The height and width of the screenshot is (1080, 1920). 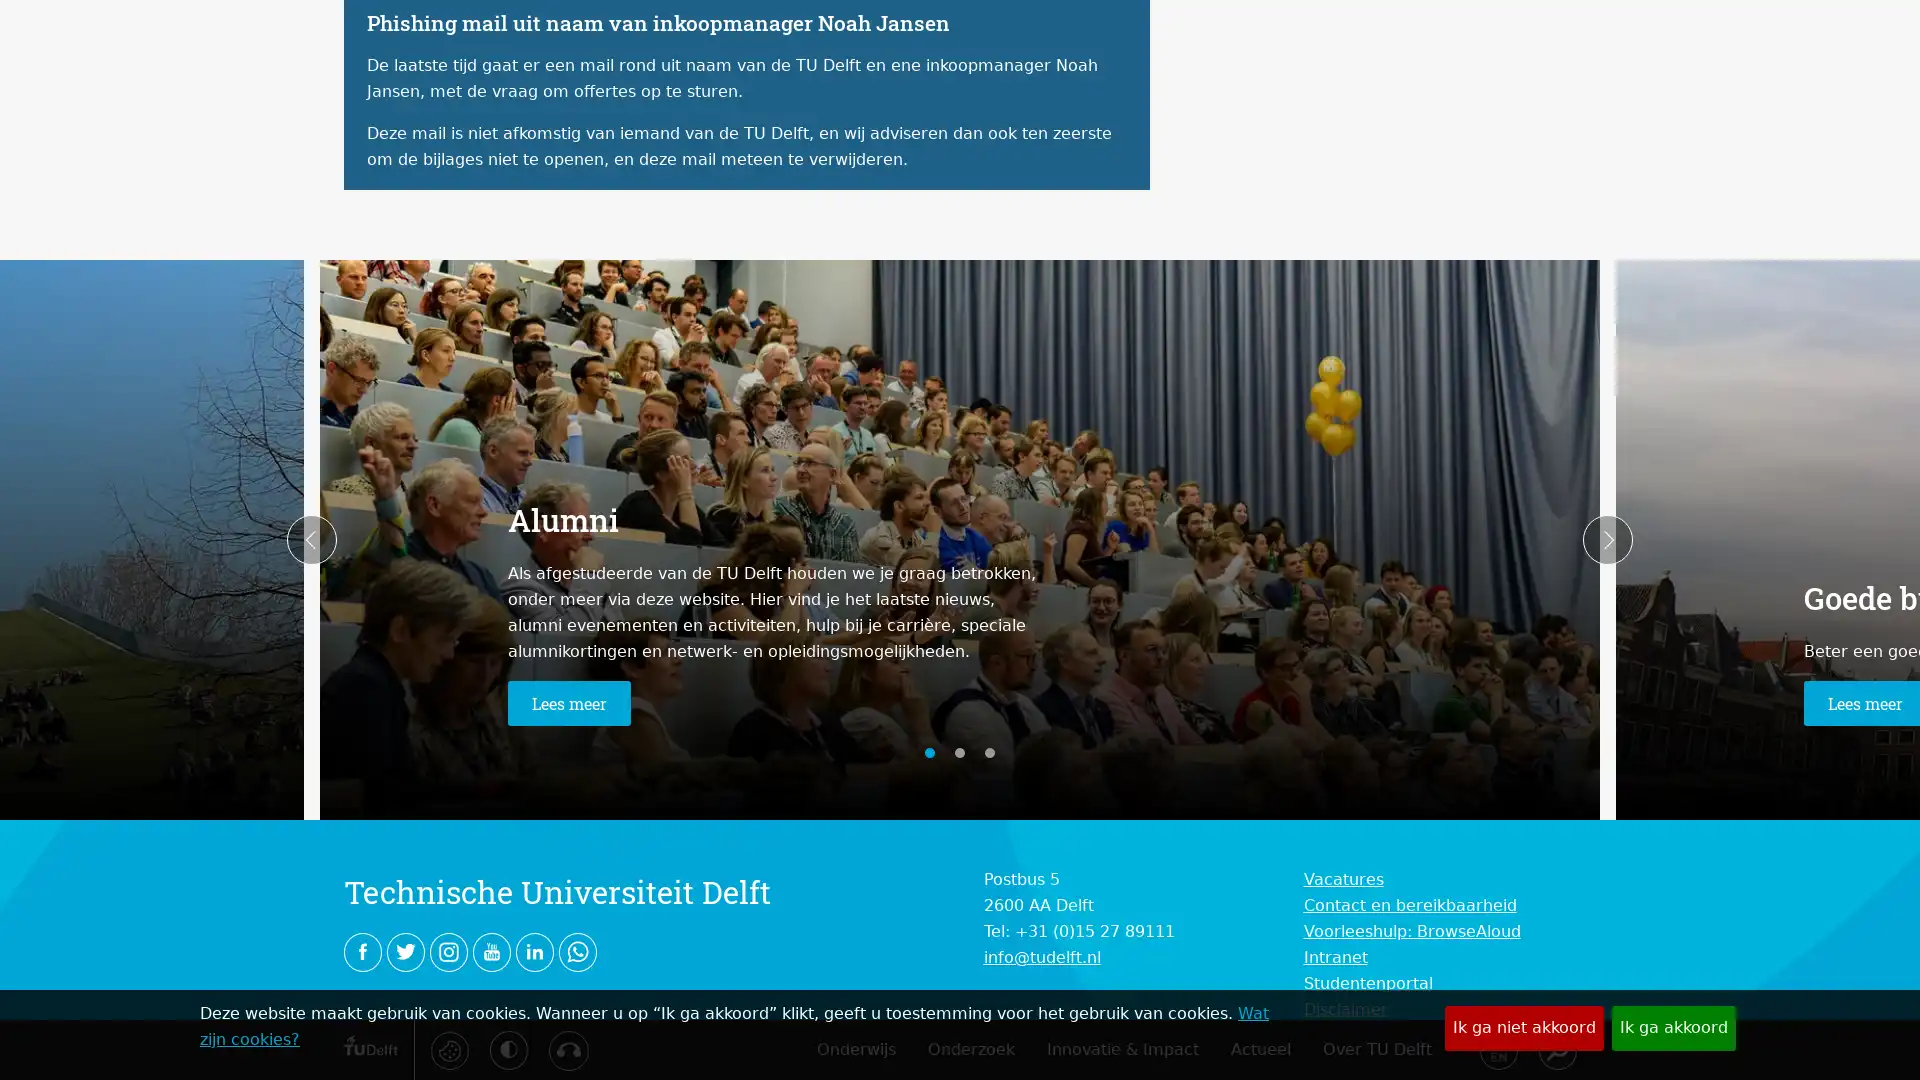 What do you see at coordinates (311, 540) in the screenshot?
I see `Ga naar vorig item` at bounding box center [311, 540].